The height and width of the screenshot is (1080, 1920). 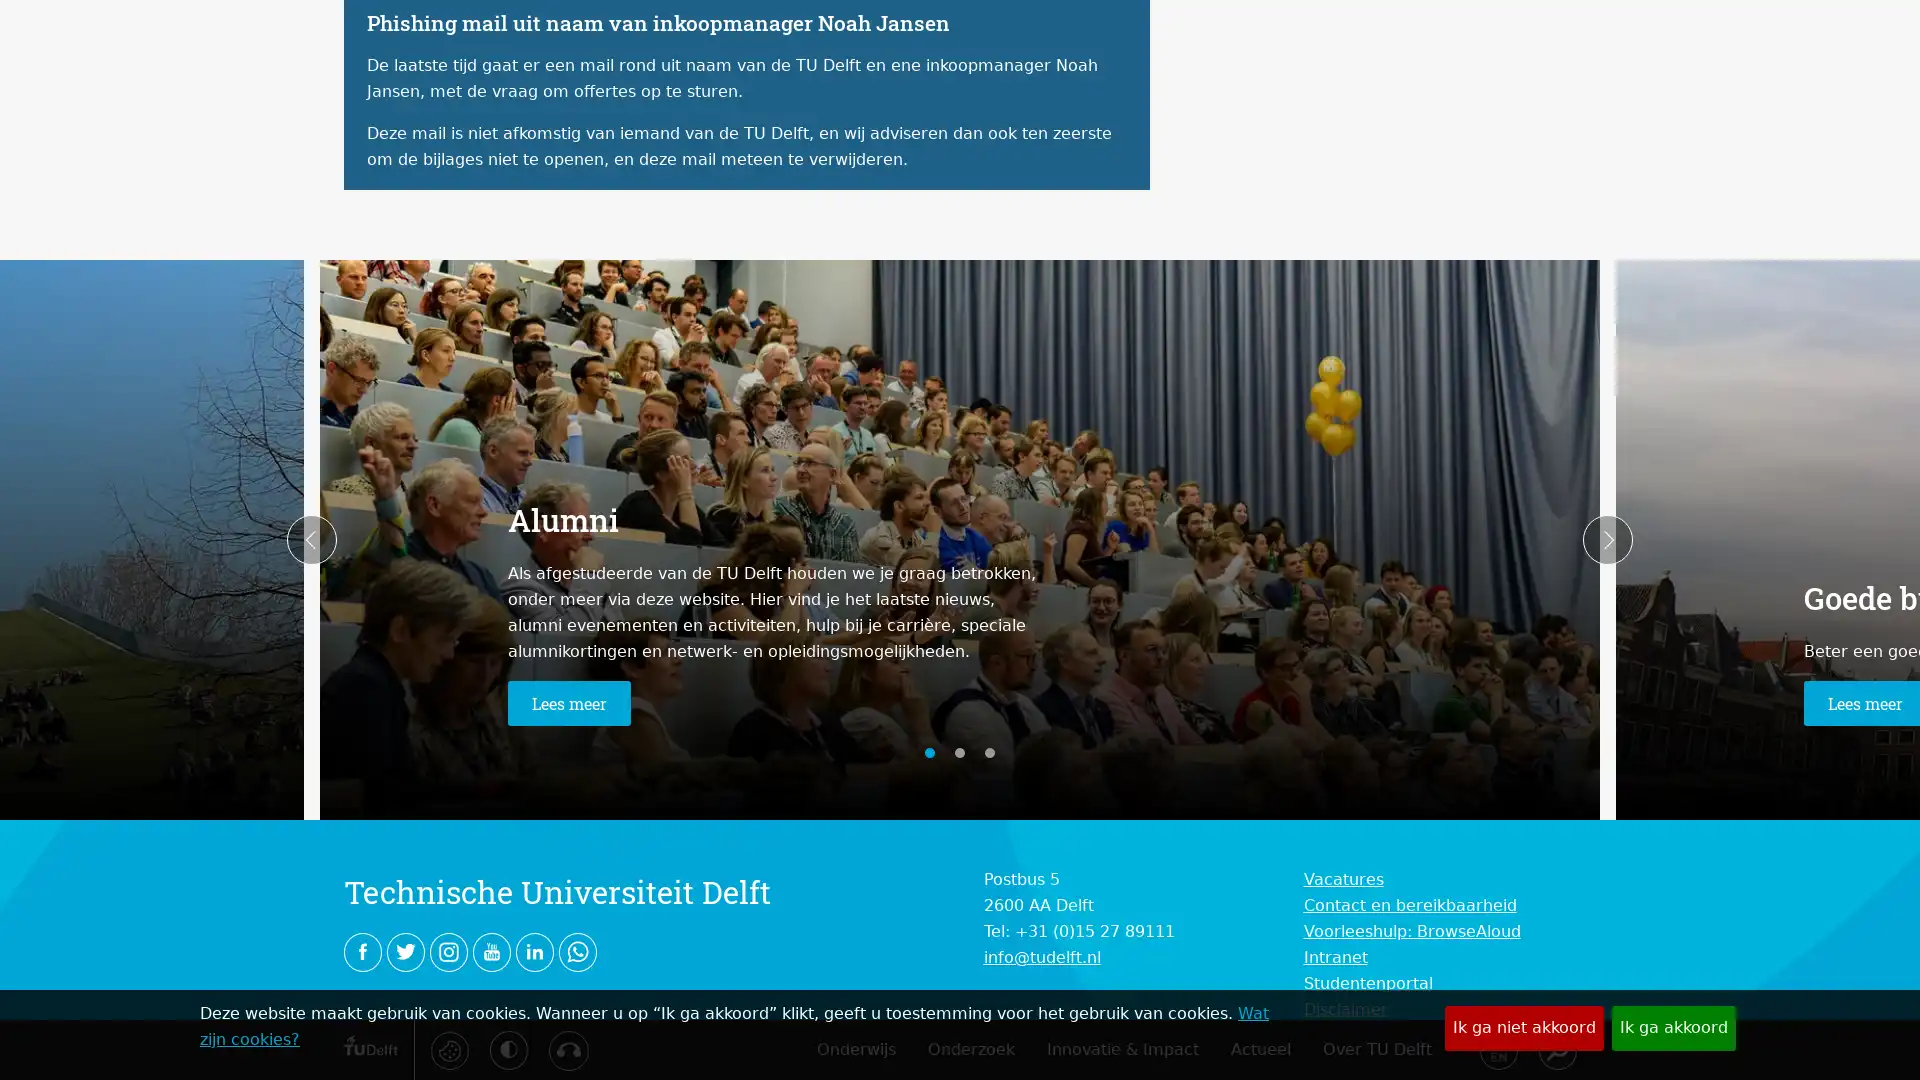 What do you see at coordinates (311, 540) in the screenshot?
I see `Ga naar vorig item` at bounding box center [311, 540].